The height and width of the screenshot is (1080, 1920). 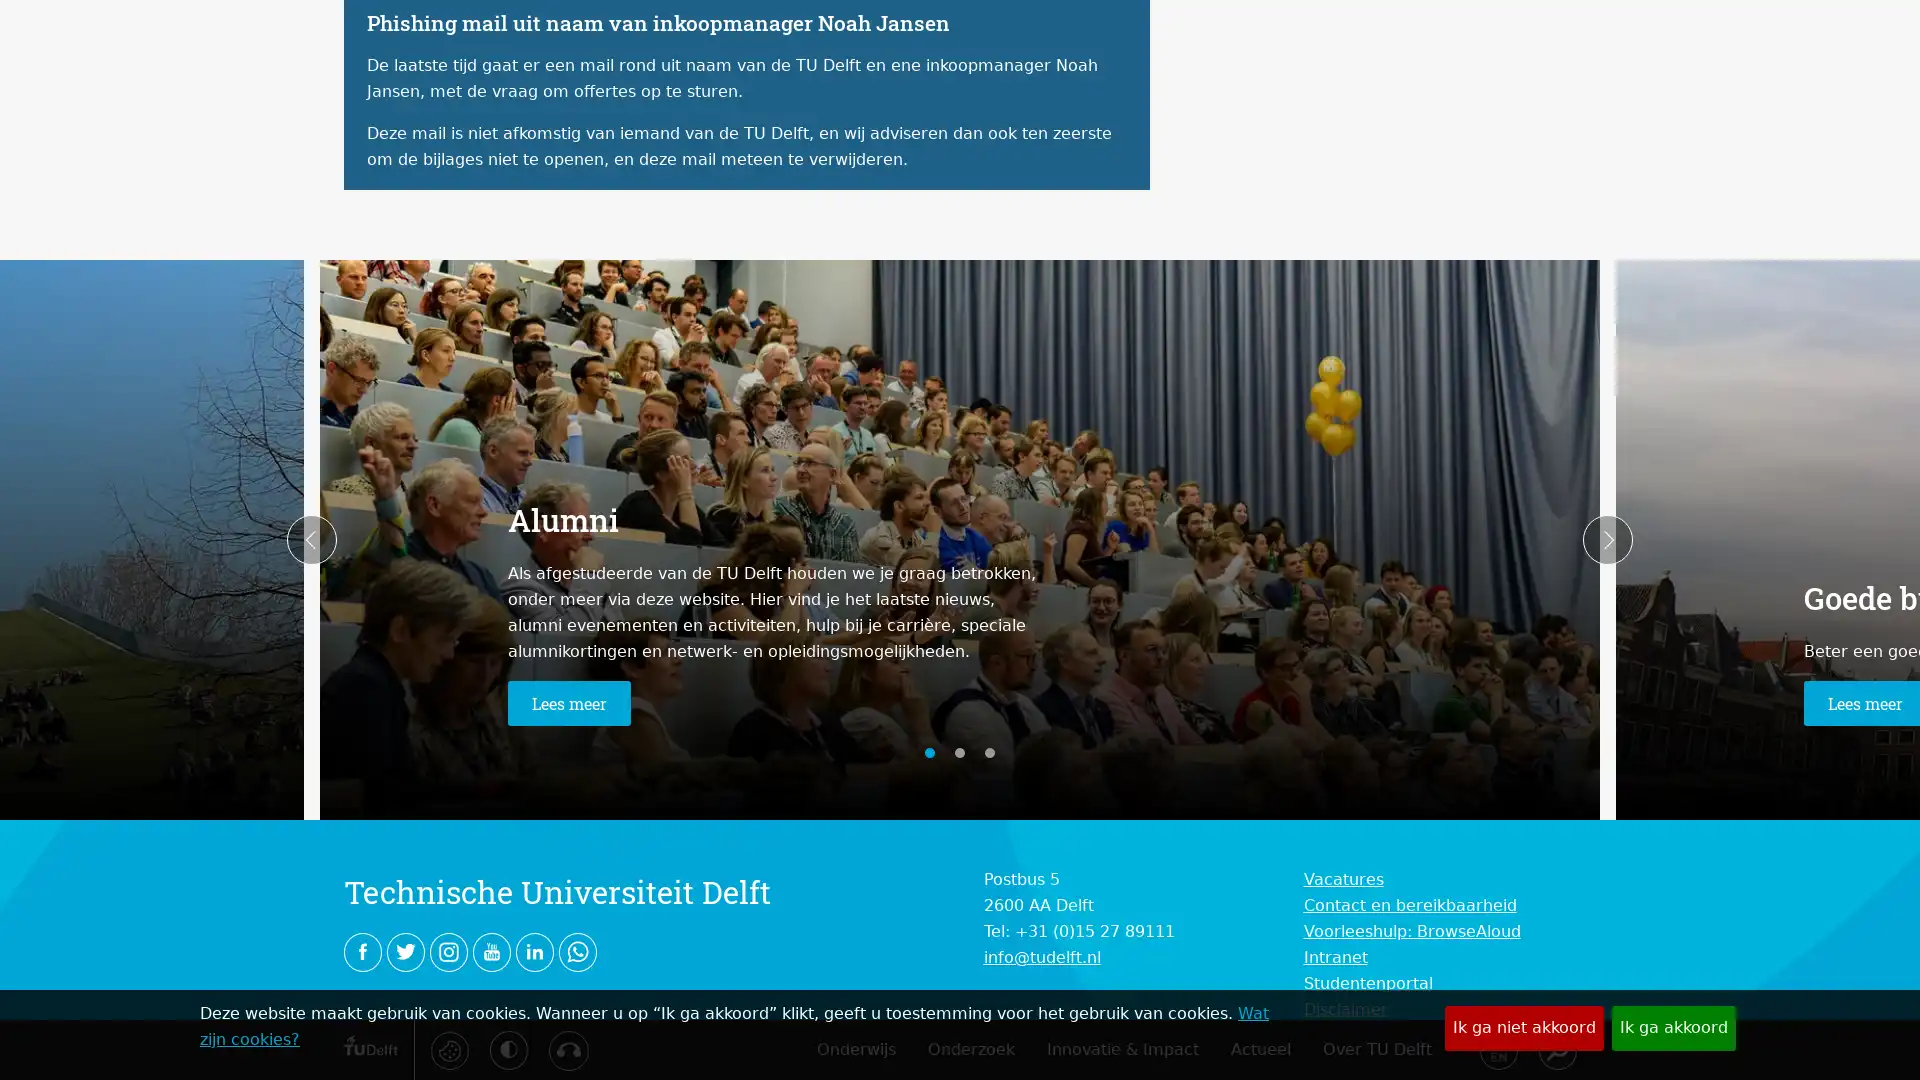 What do you see at coordinates (311, 540) in the screenshot?
I see `Ga naar vorig item` at bounding box center [311, 540].